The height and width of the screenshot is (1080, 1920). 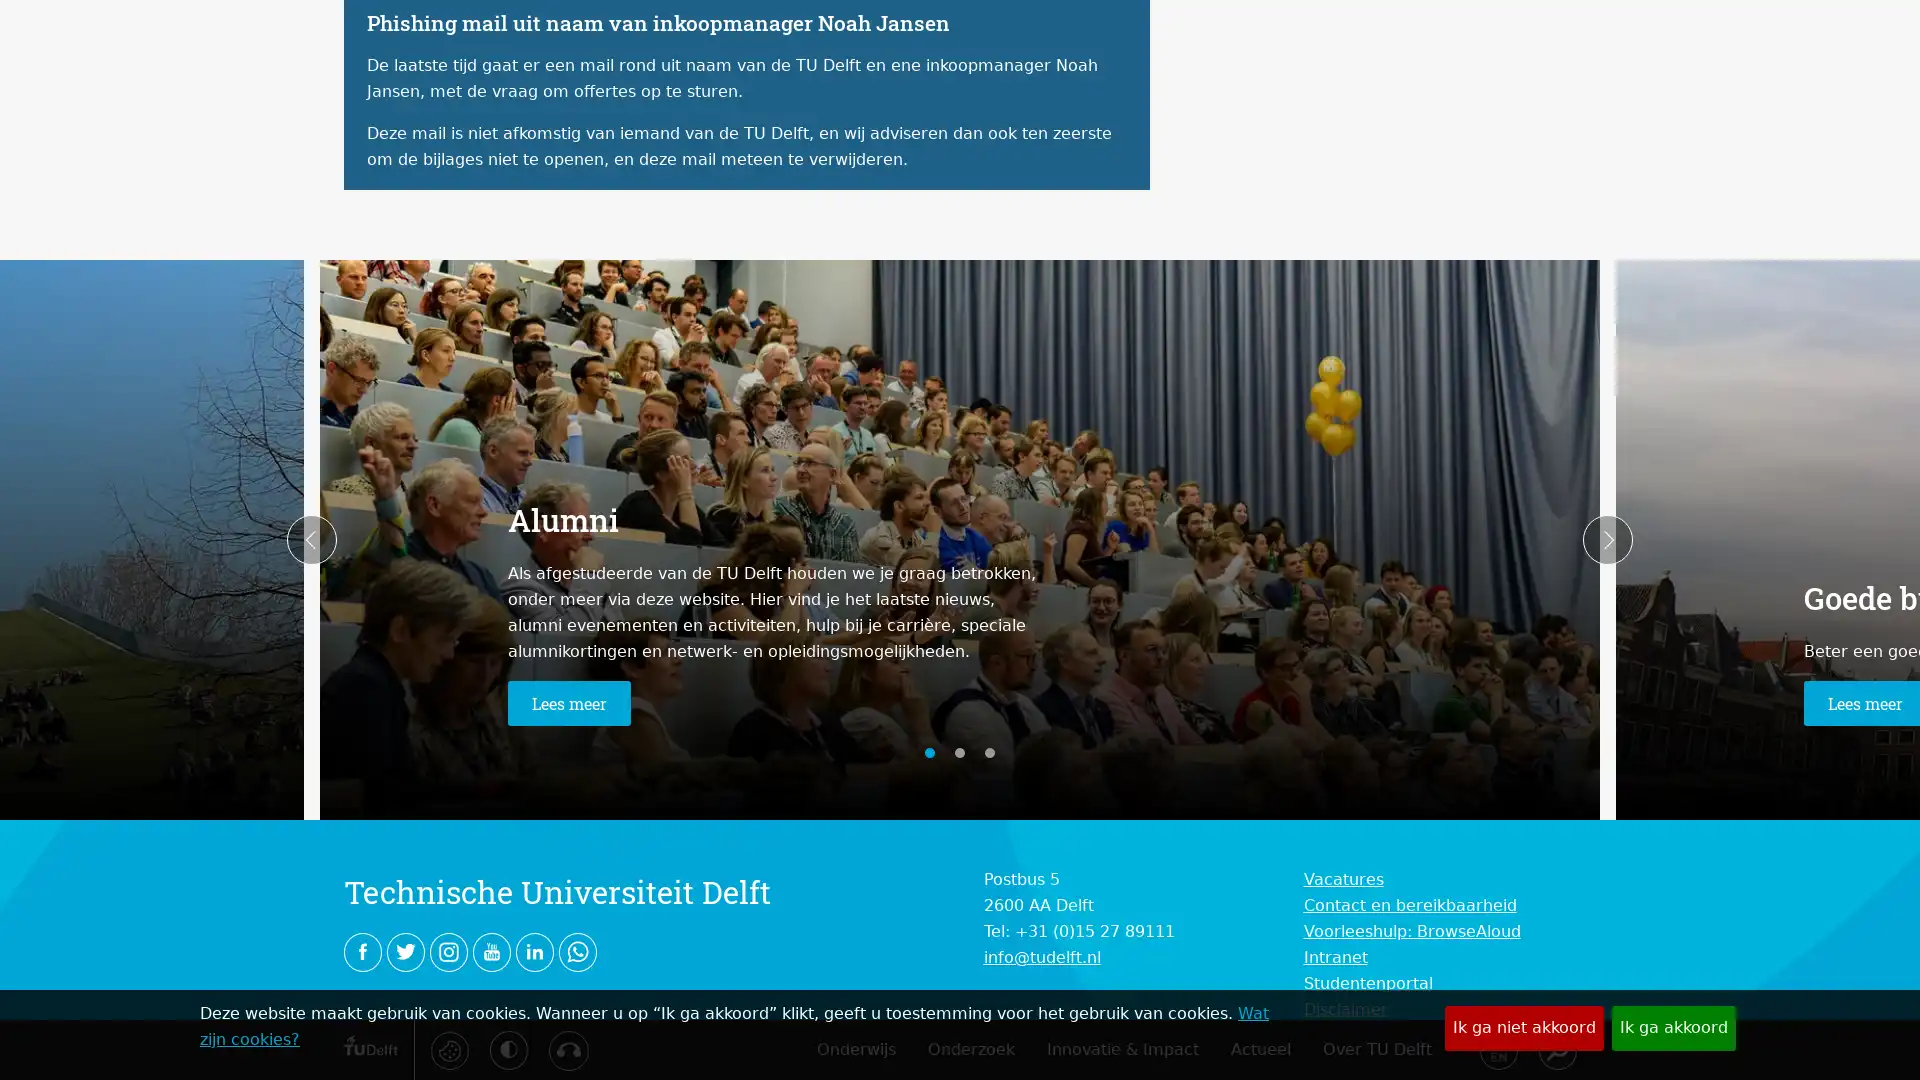 What do you see at coordinates (311, 540) in the screenshot?
I see `Ga naar vorig item` at bounding box center [311, 540].